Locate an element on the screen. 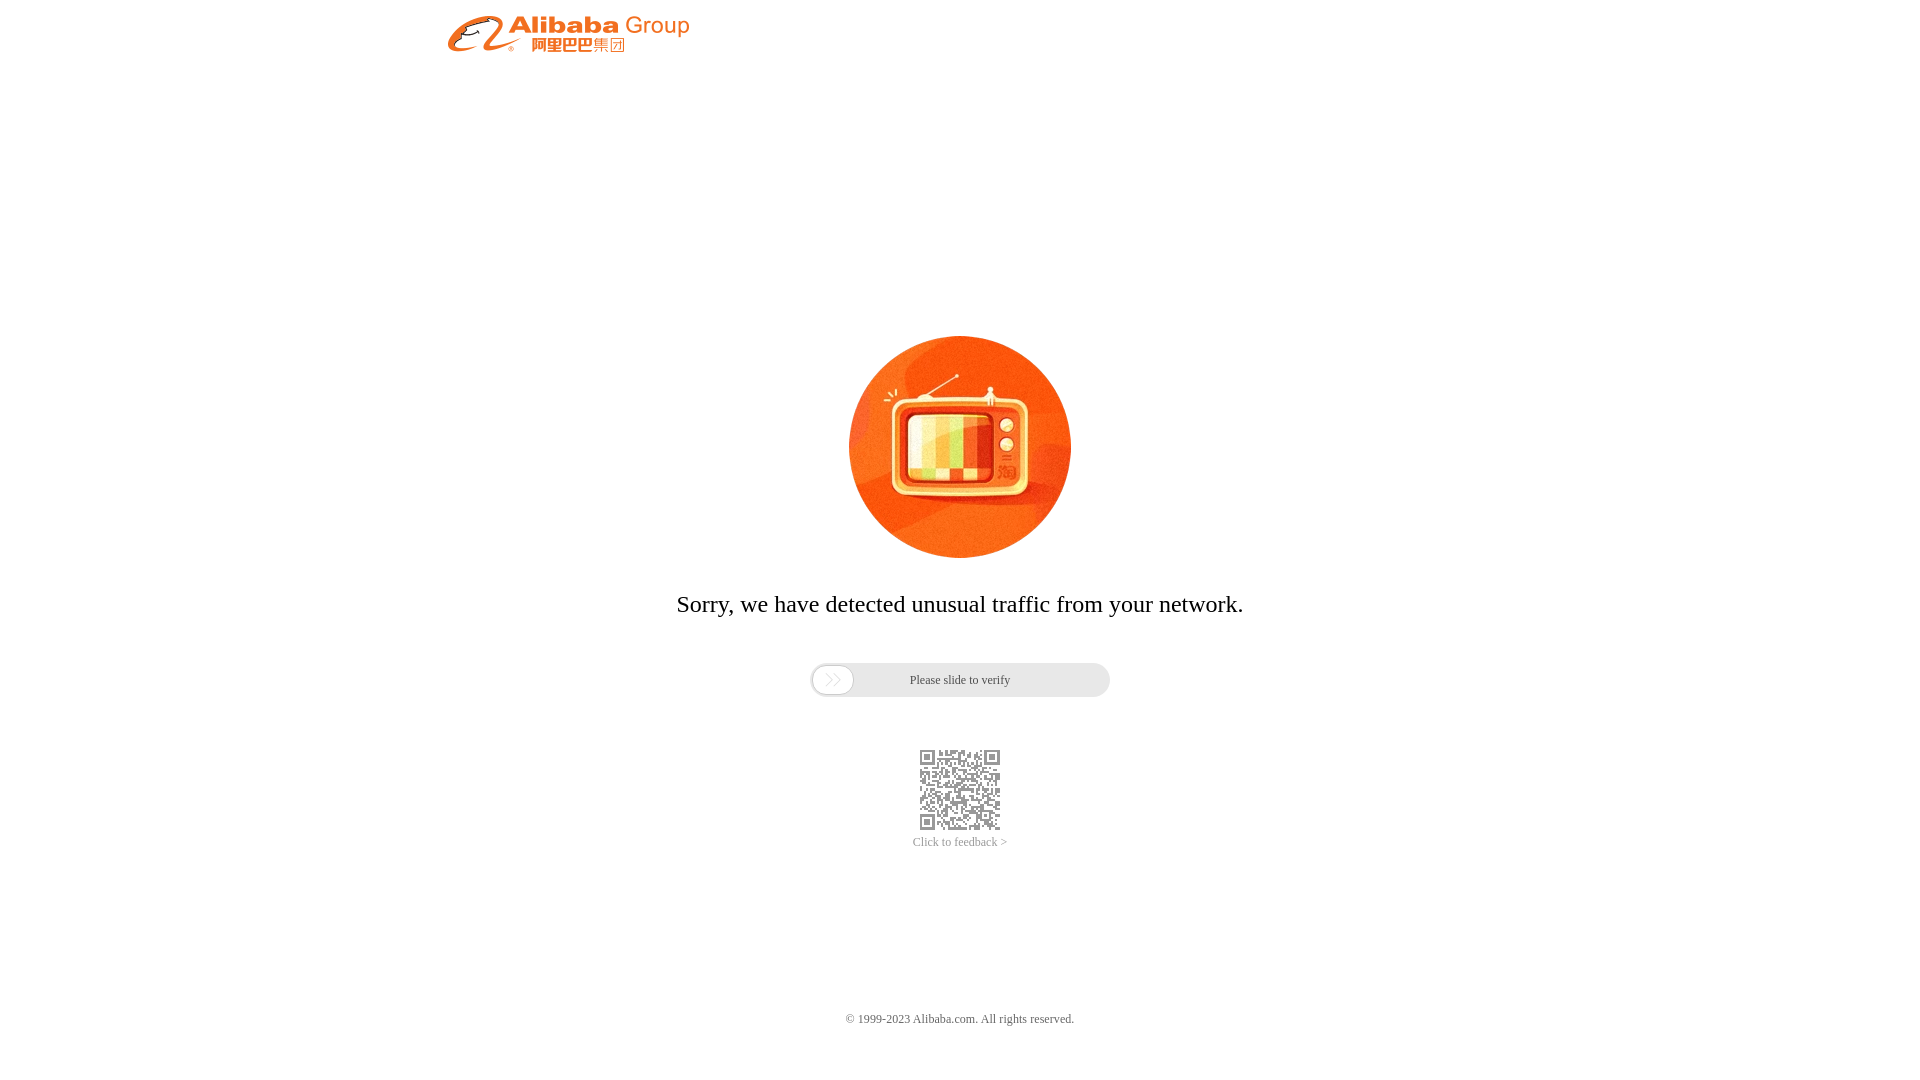  'Click to feedback >' is located at coordinates (960, 842).